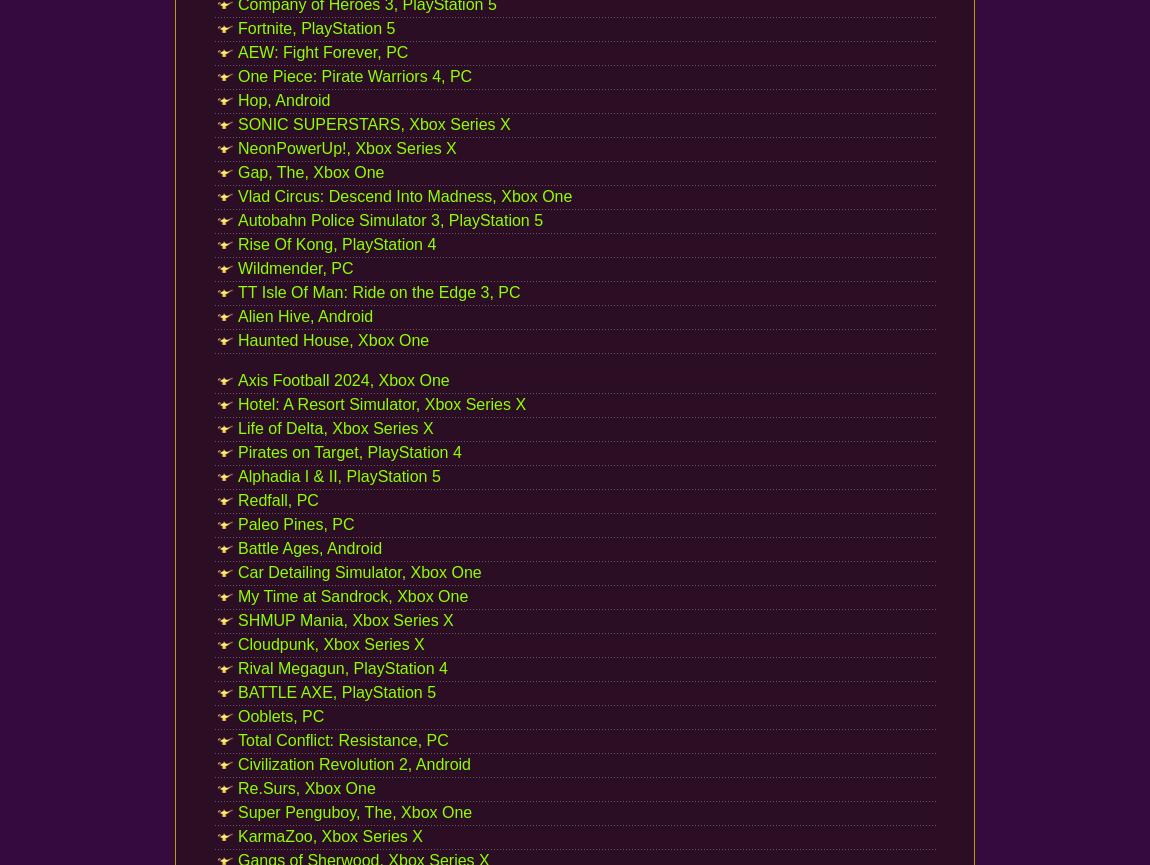 The width and height of the screenshot is (1150, 865). I want to click on 'Paleo Pines, PC', so click(296, 523).